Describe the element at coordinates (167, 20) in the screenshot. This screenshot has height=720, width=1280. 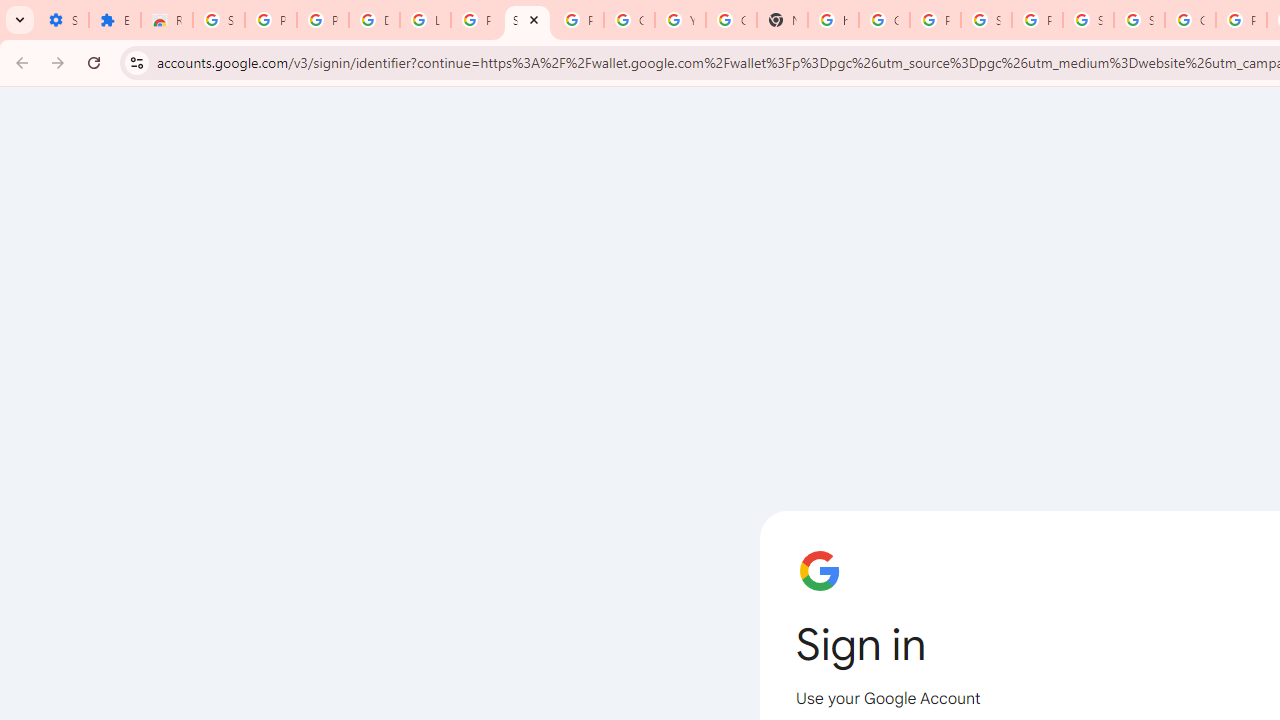
I see `'Reviews: Helix Fruit Jump Arcade Game'` at that location.